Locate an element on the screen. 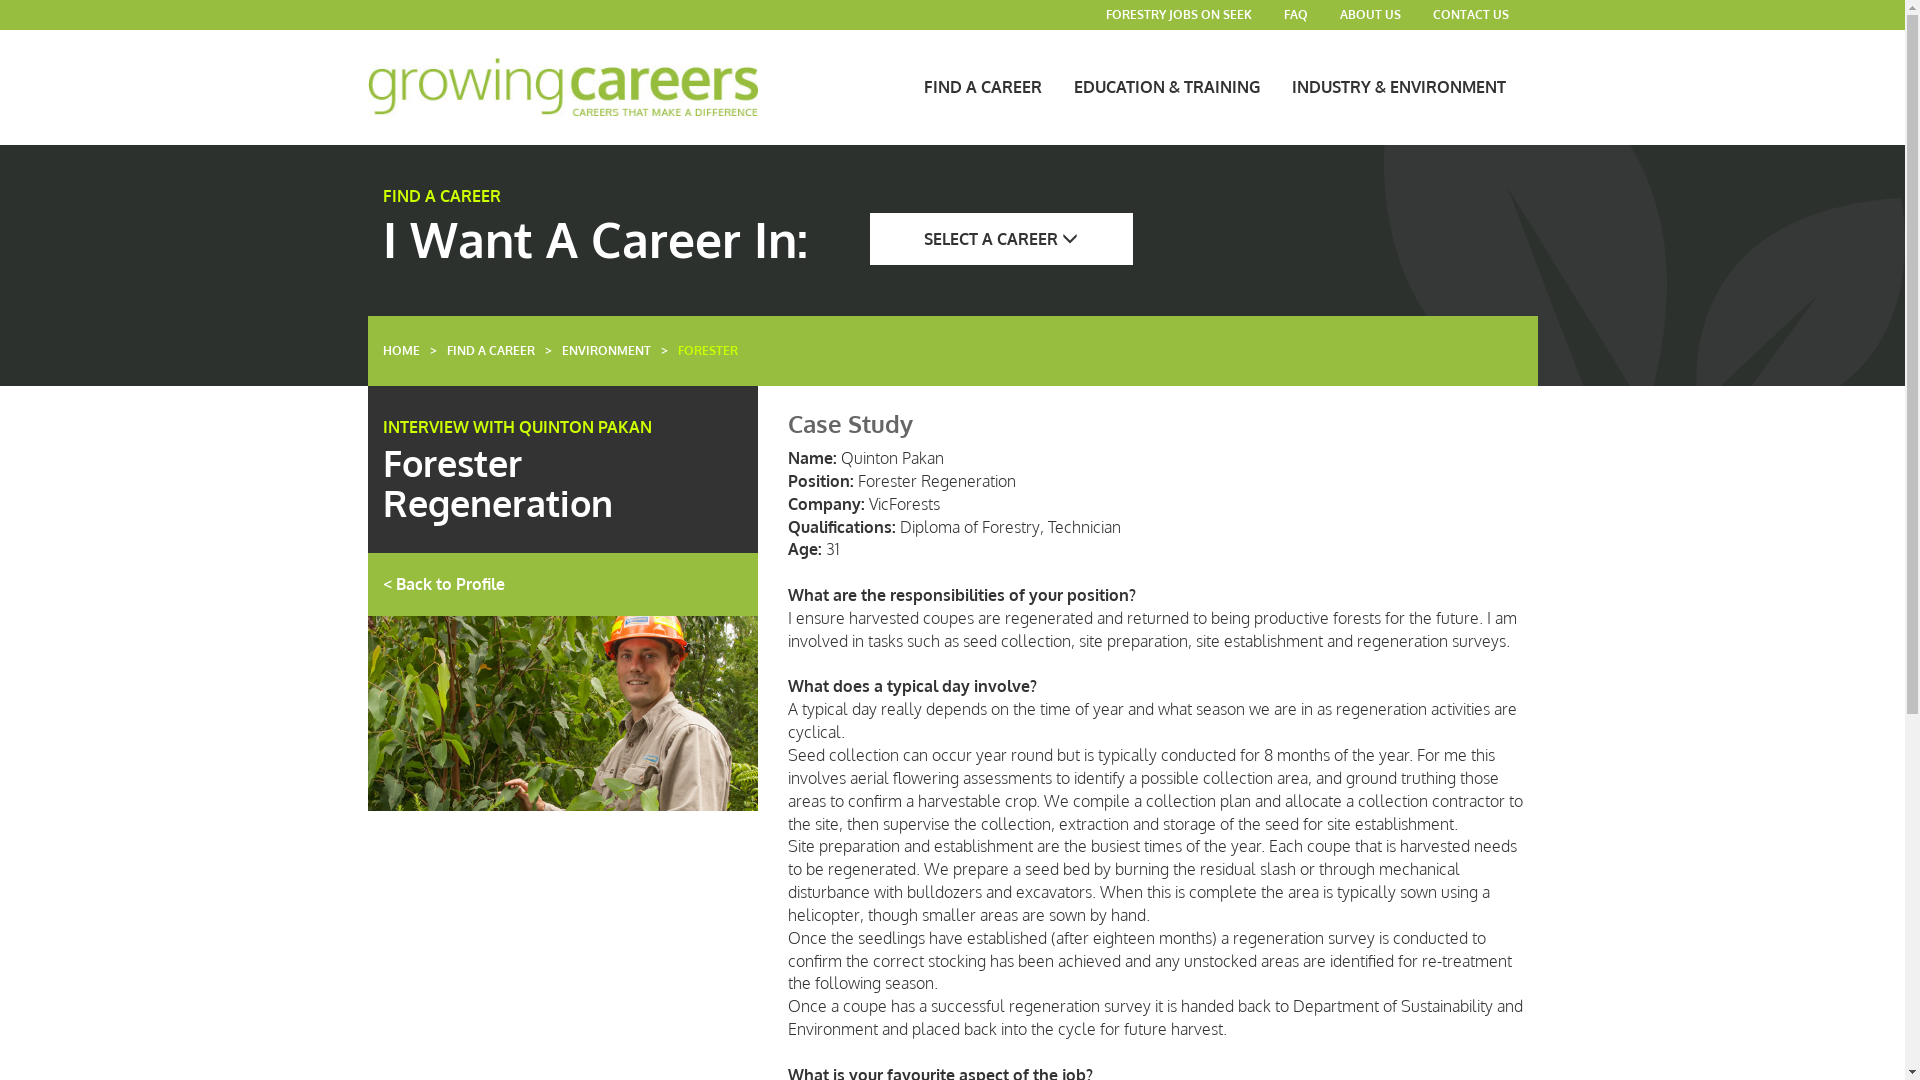  'FIND A CAREER' is located at coordinates (983, 86).